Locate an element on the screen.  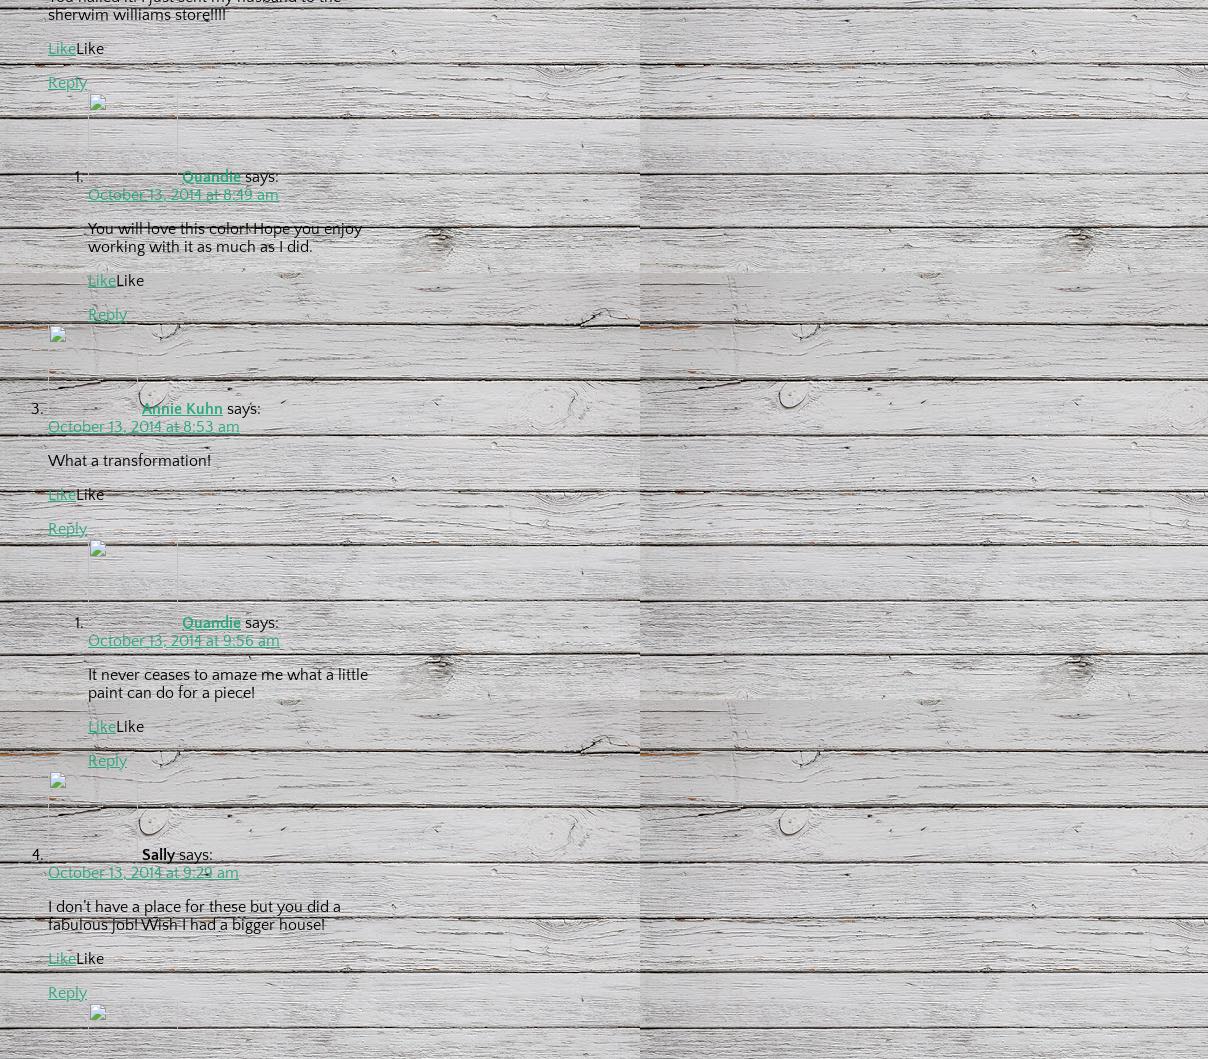
'Sally' is located at coordinates (158, 853).